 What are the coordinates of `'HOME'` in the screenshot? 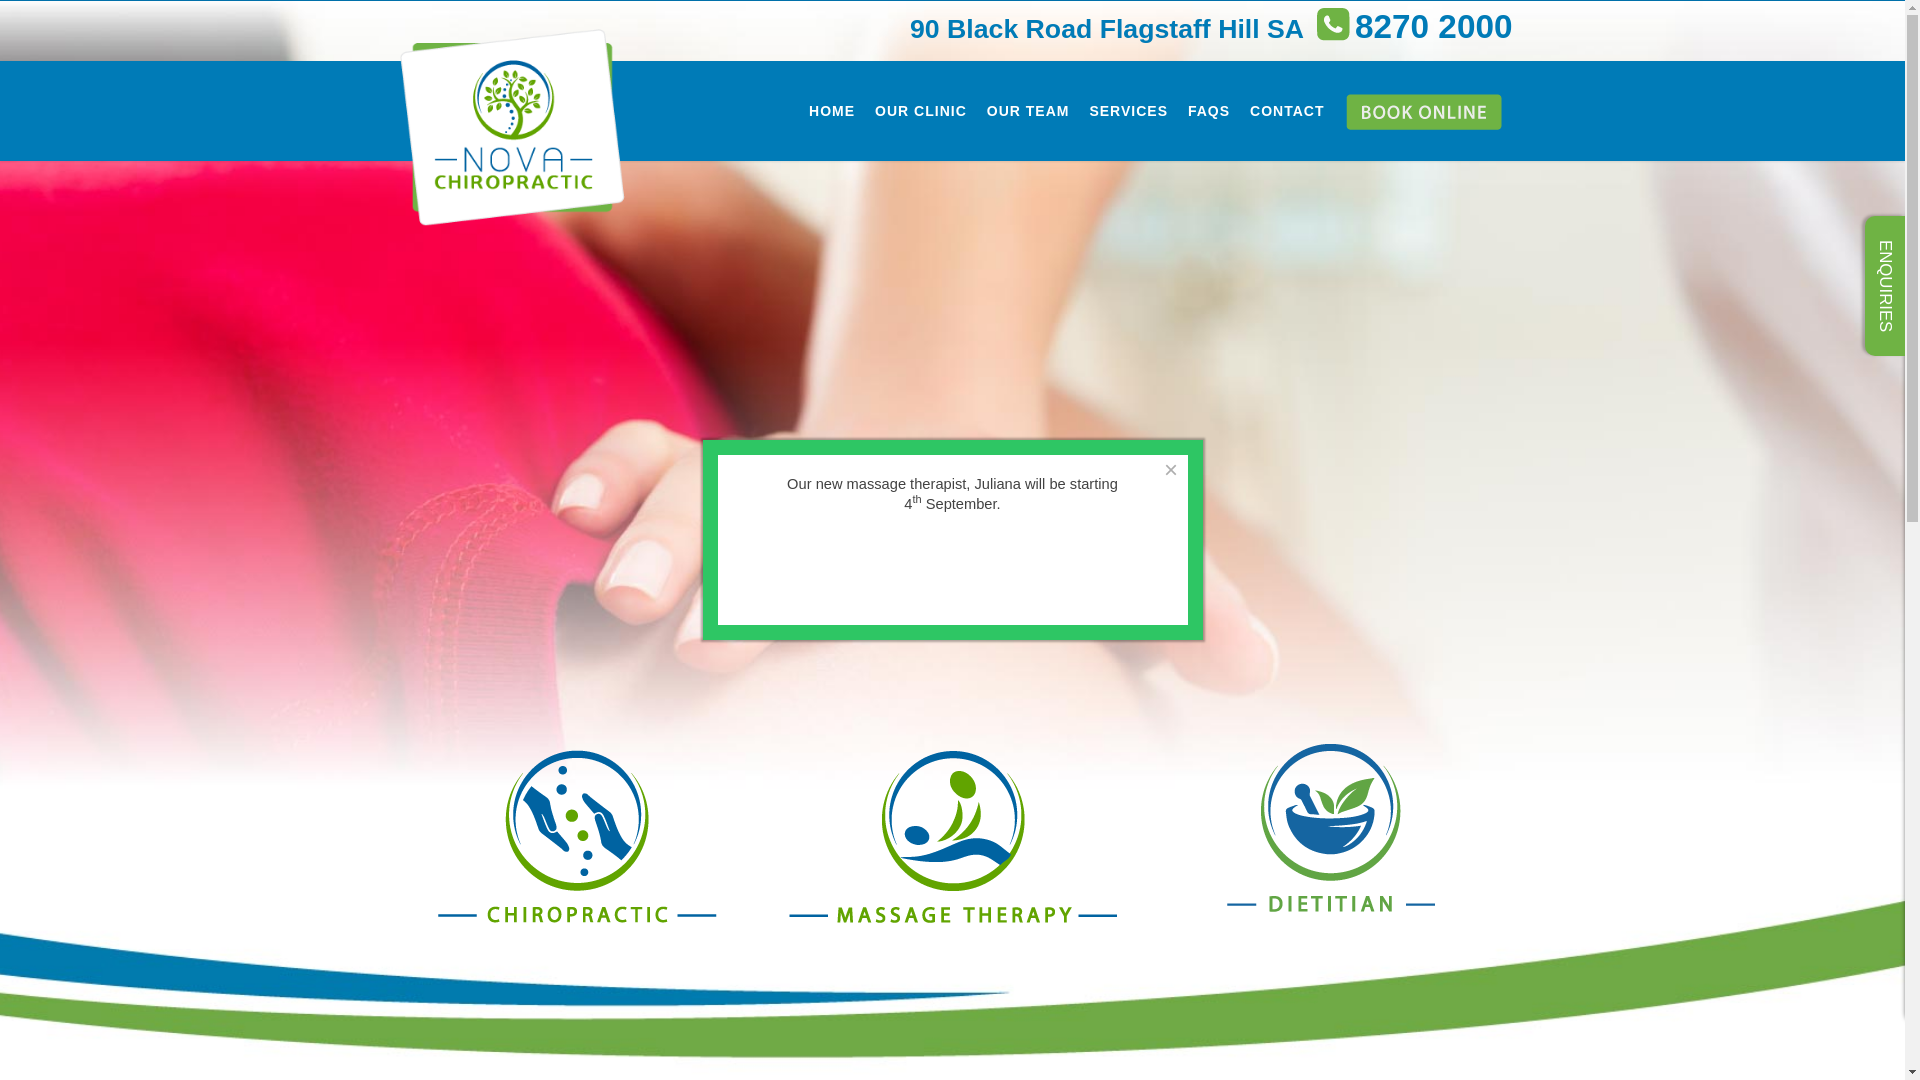 It's located at (831, 111).